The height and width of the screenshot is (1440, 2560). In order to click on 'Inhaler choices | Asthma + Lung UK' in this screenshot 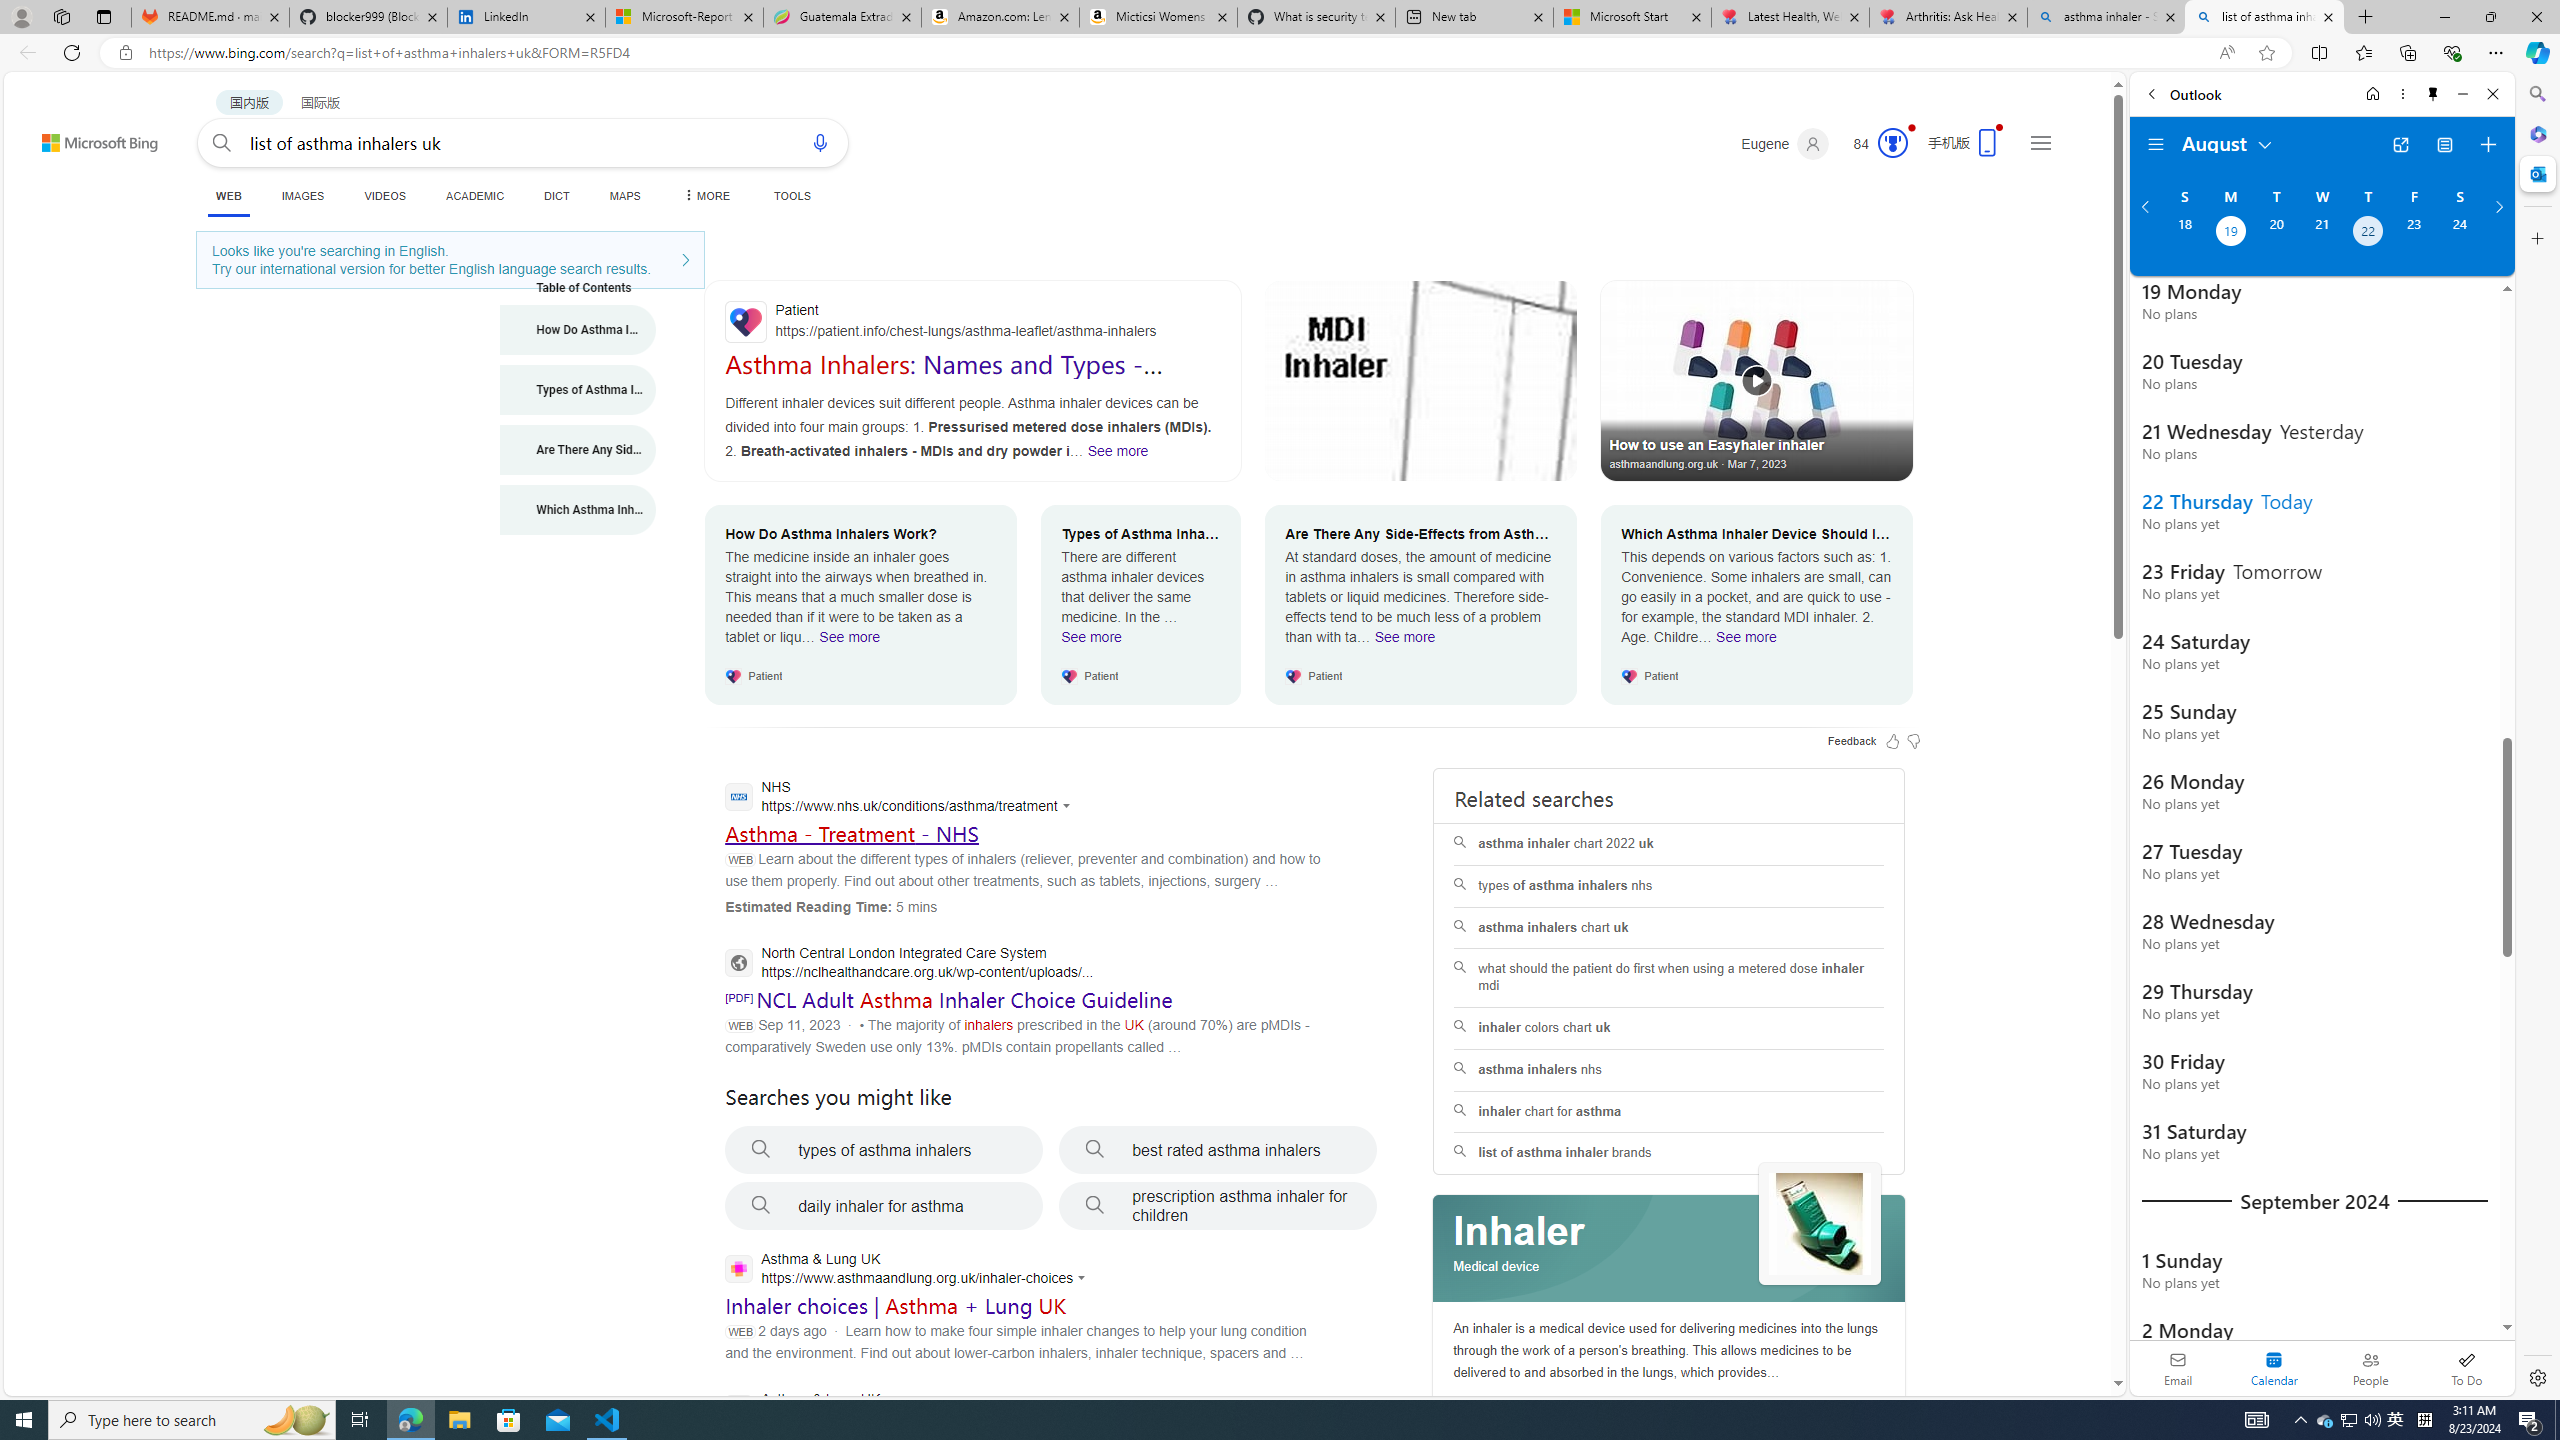, I will do `click(896, 1305)`.